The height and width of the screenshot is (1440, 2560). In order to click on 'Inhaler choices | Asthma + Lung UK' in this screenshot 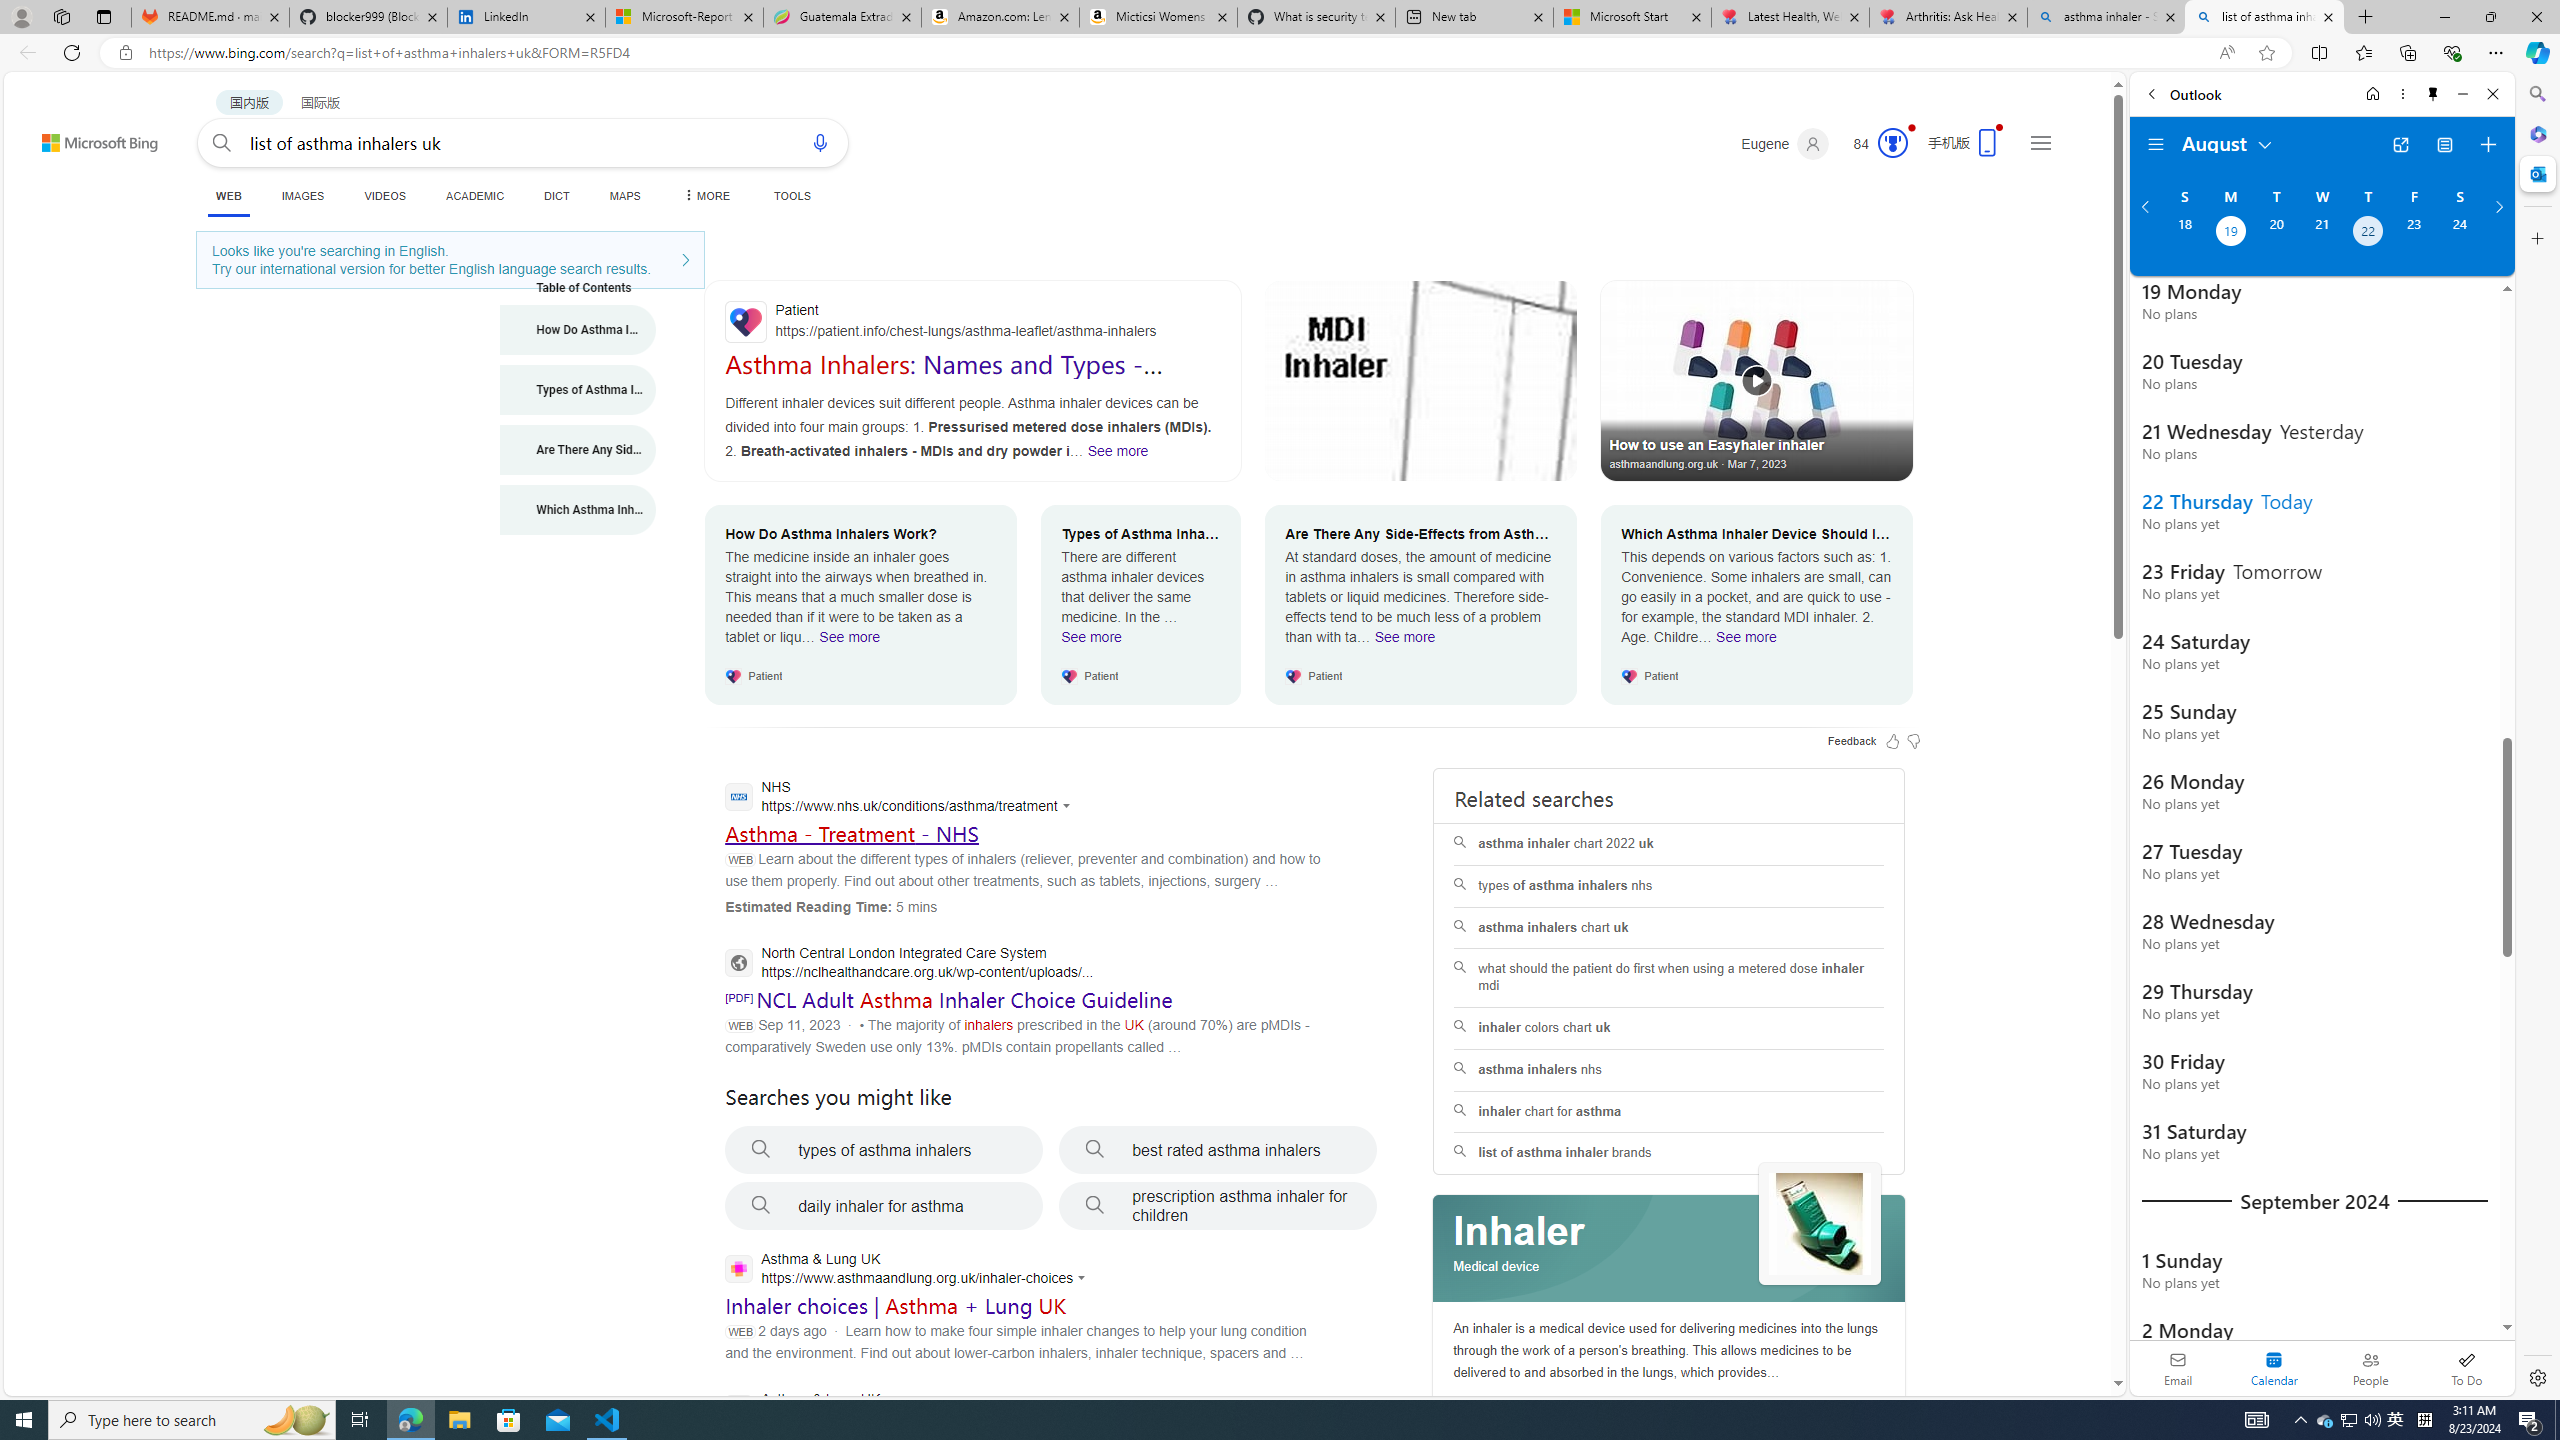, I will do `click(896, 1305)`.